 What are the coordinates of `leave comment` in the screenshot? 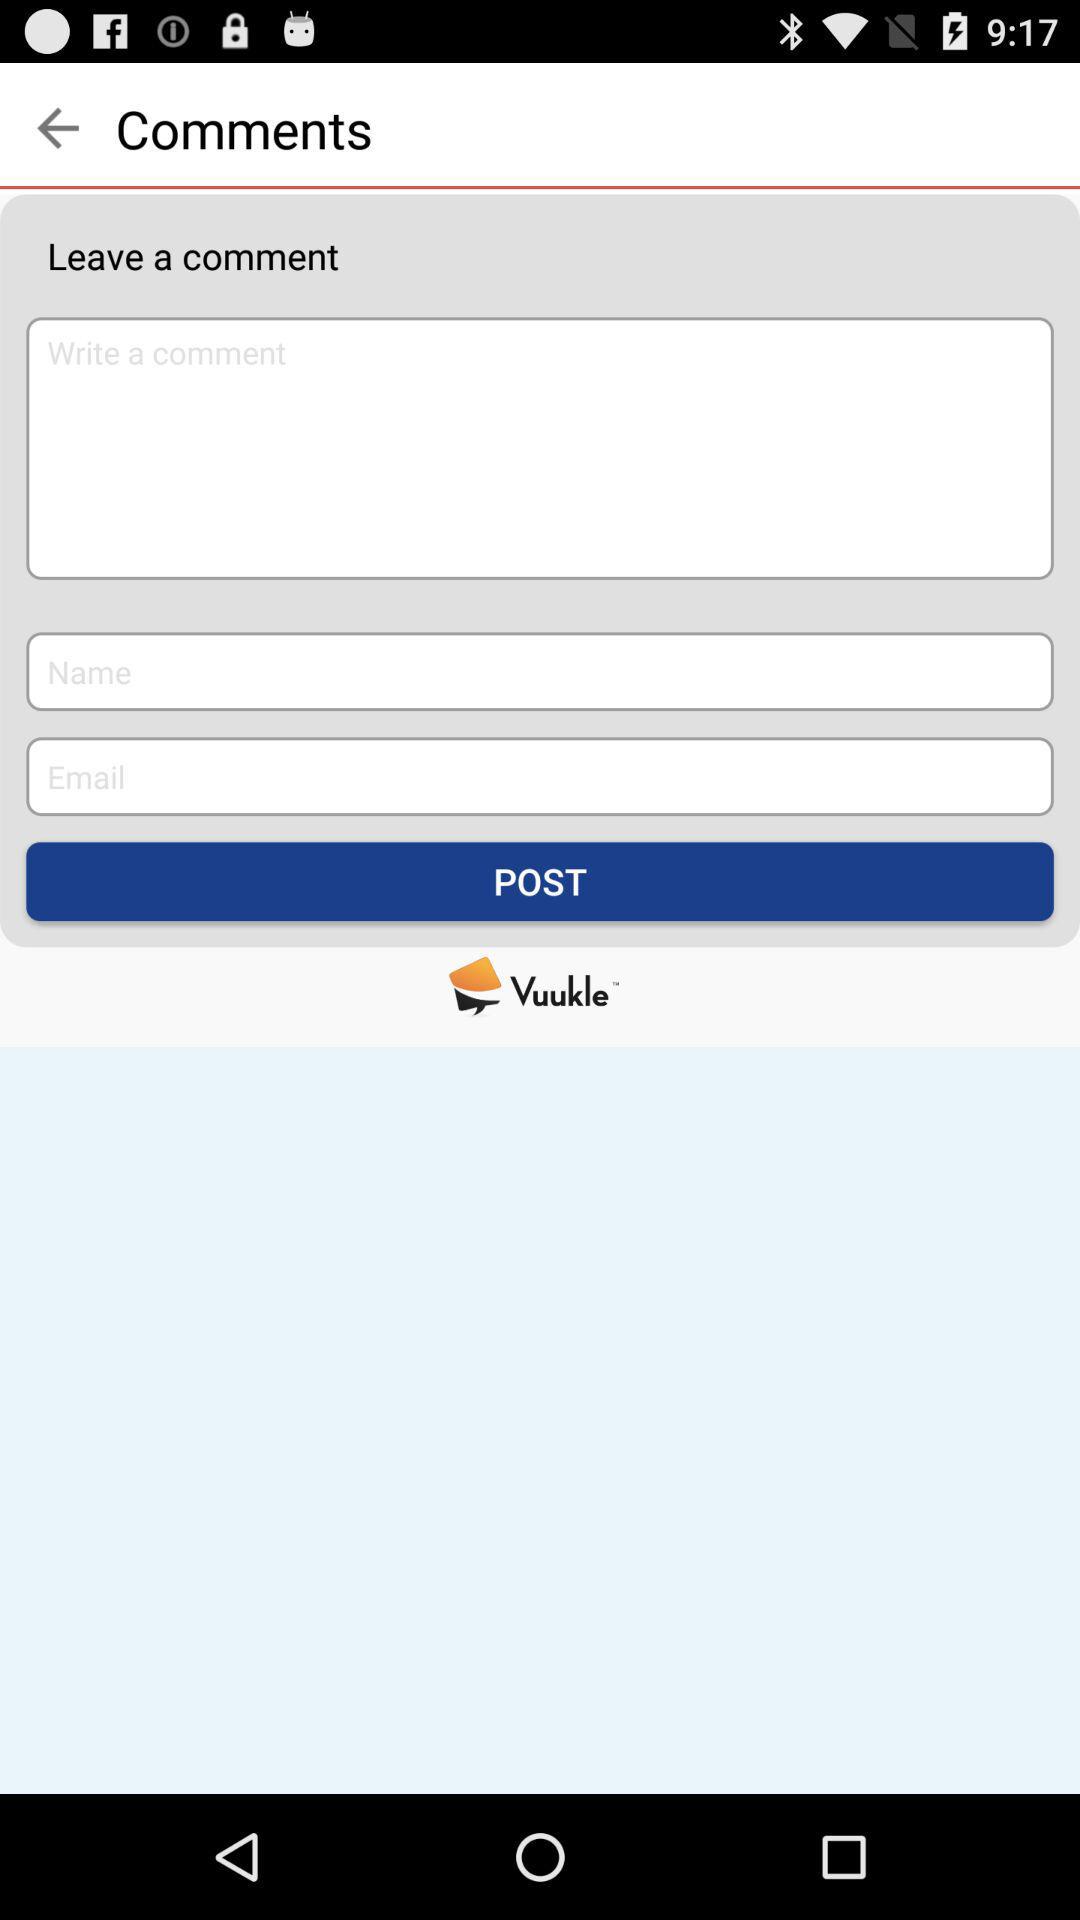 It's located at (540, 447).